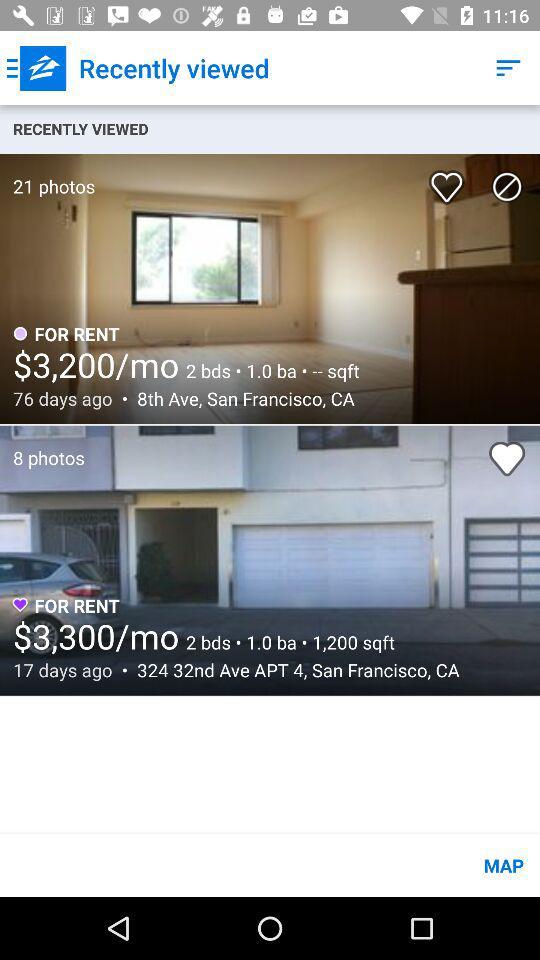 This screenshot has height=960, width=540. I want to click on icon below the recently viewed, so click(507, 186).